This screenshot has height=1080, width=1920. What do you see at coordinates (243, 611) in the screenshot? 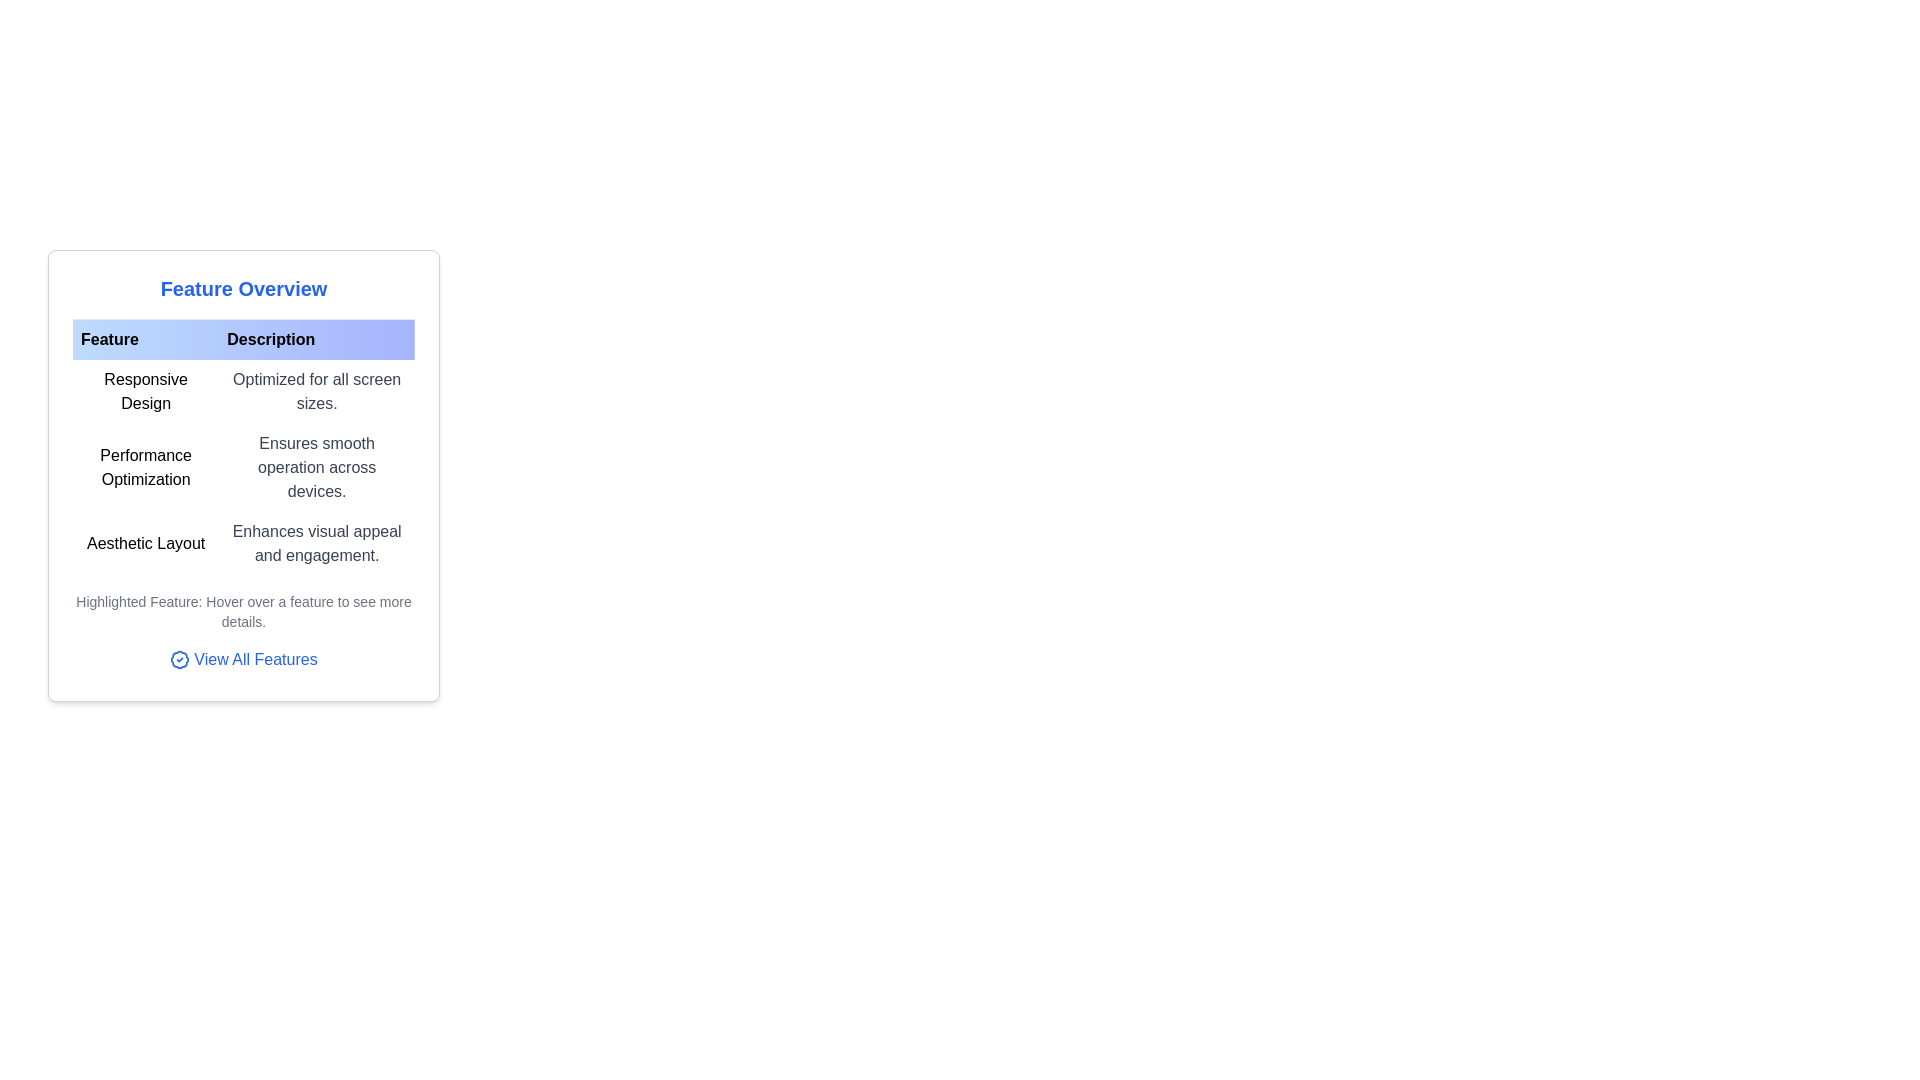
I see `text of the text label that says 'Highlighted Feature: Hover over a feature to see more details.' This label is styled in small gray font and is located just above the link to view more details` at bounding box center [243, 611].